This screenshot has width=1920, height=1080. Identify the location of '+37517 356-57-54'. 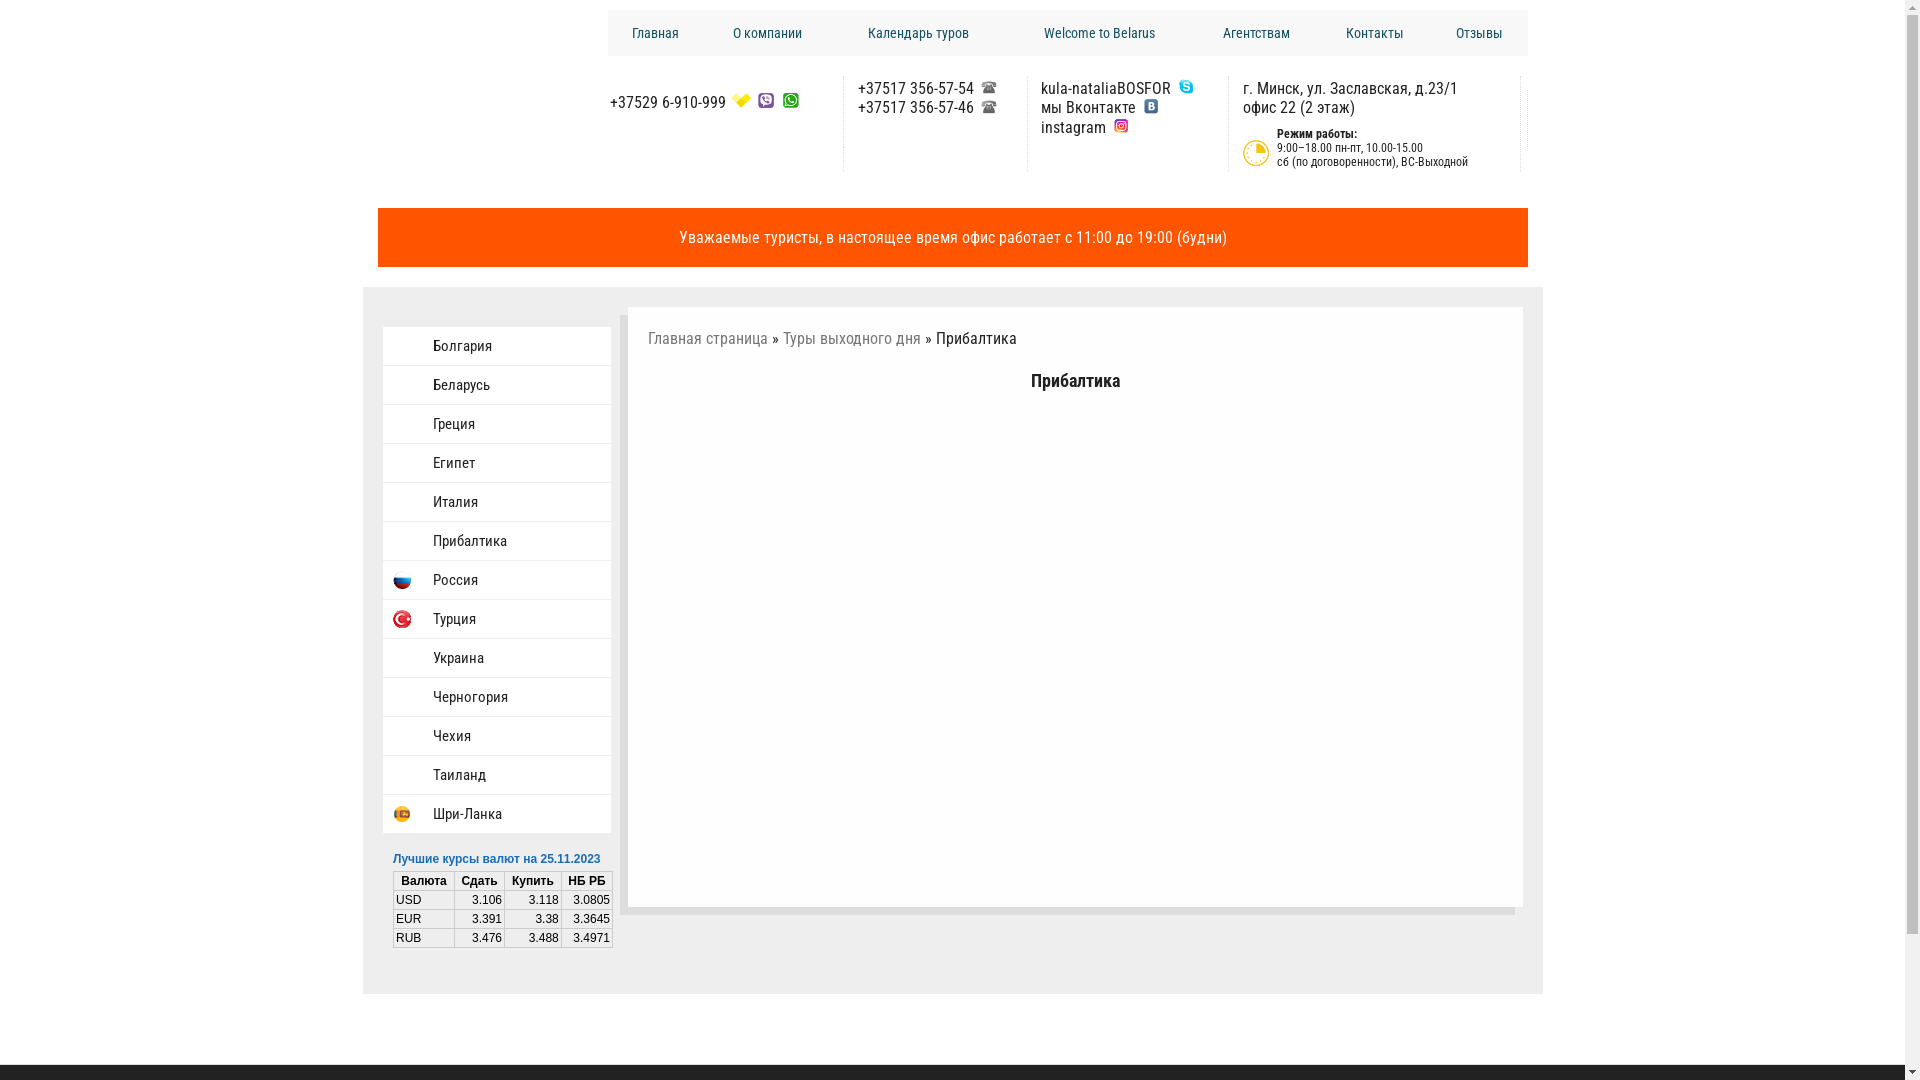
(915, 87).